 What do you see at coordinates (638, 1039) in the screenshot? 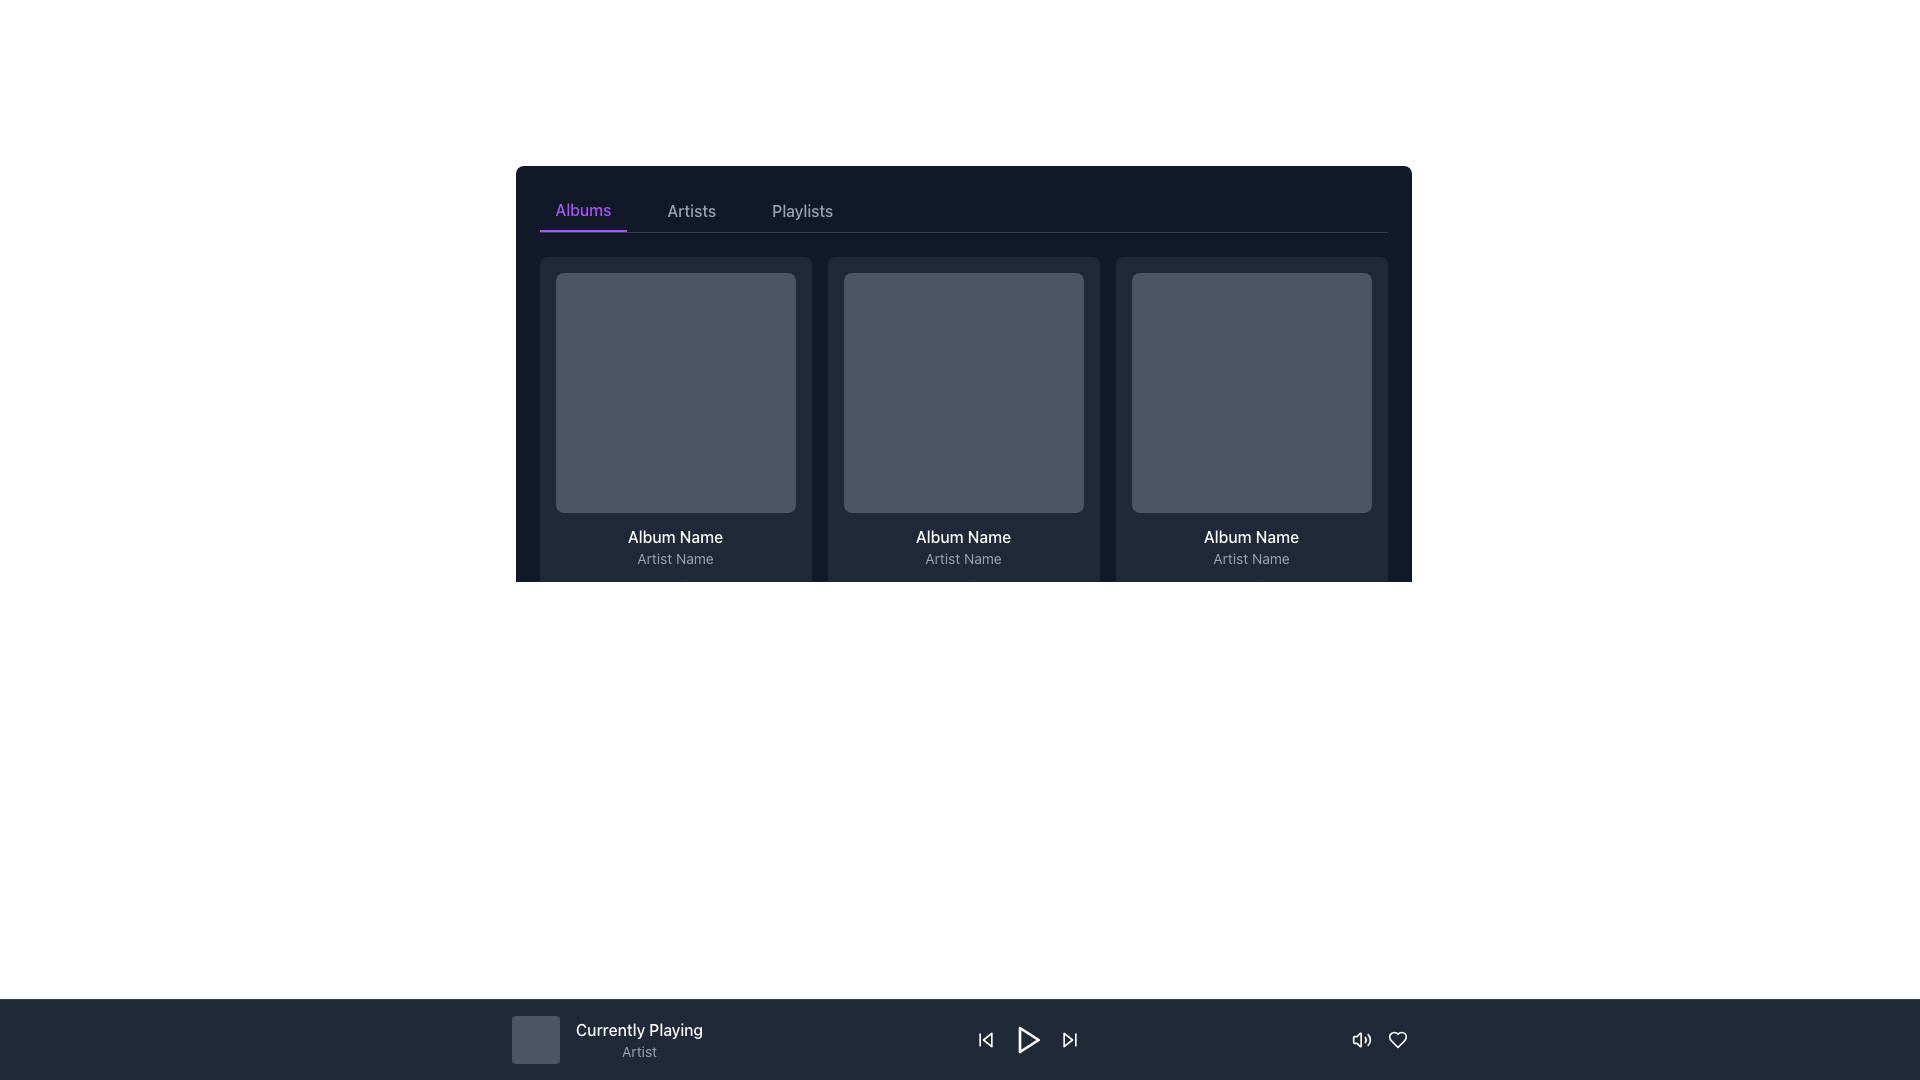
I see `the Text Display that shows 'Currently Playing' and 'Artist', located in the bottom control bar of the interface, centered between a placeholder image and playback controls` at bounding box center [638, 1039].